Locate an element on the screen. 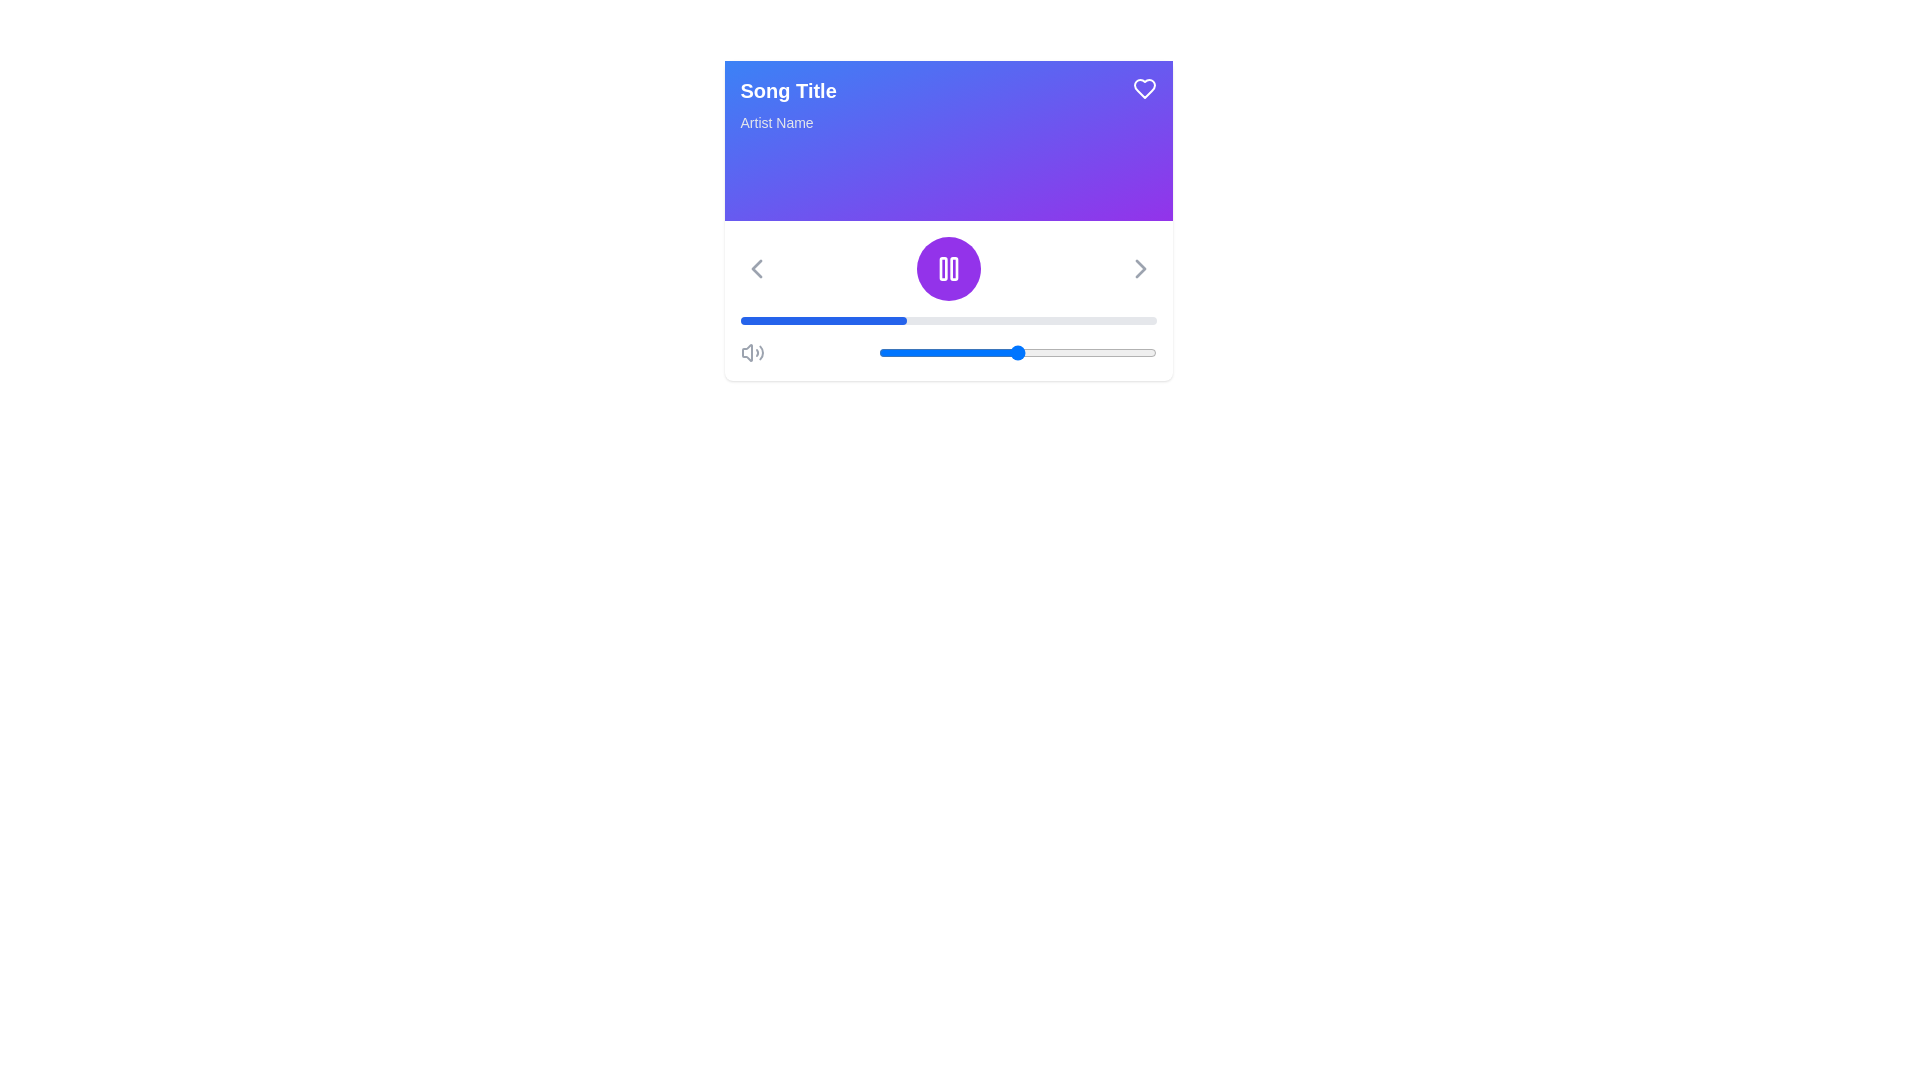  volume is located at coordinates (933, 352).